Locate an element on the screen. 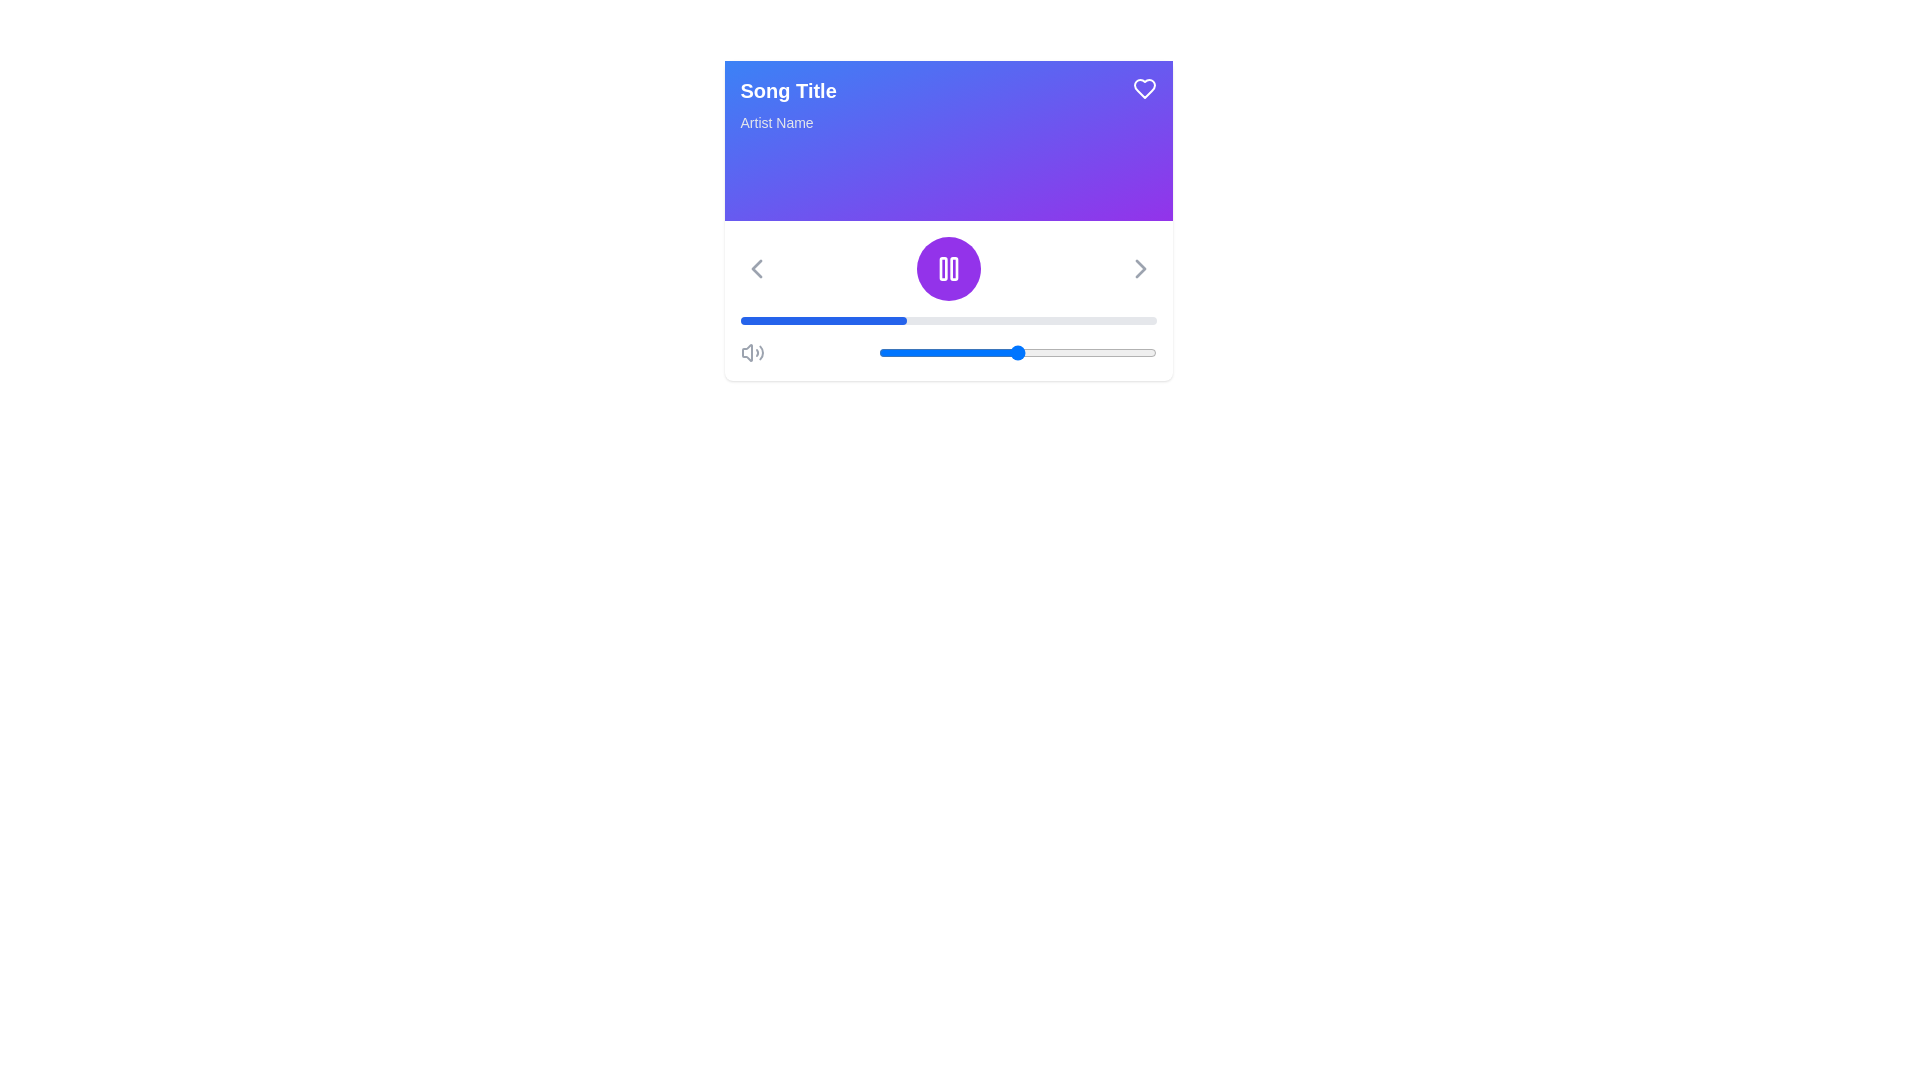  volume is located at coordinates (933, 352).